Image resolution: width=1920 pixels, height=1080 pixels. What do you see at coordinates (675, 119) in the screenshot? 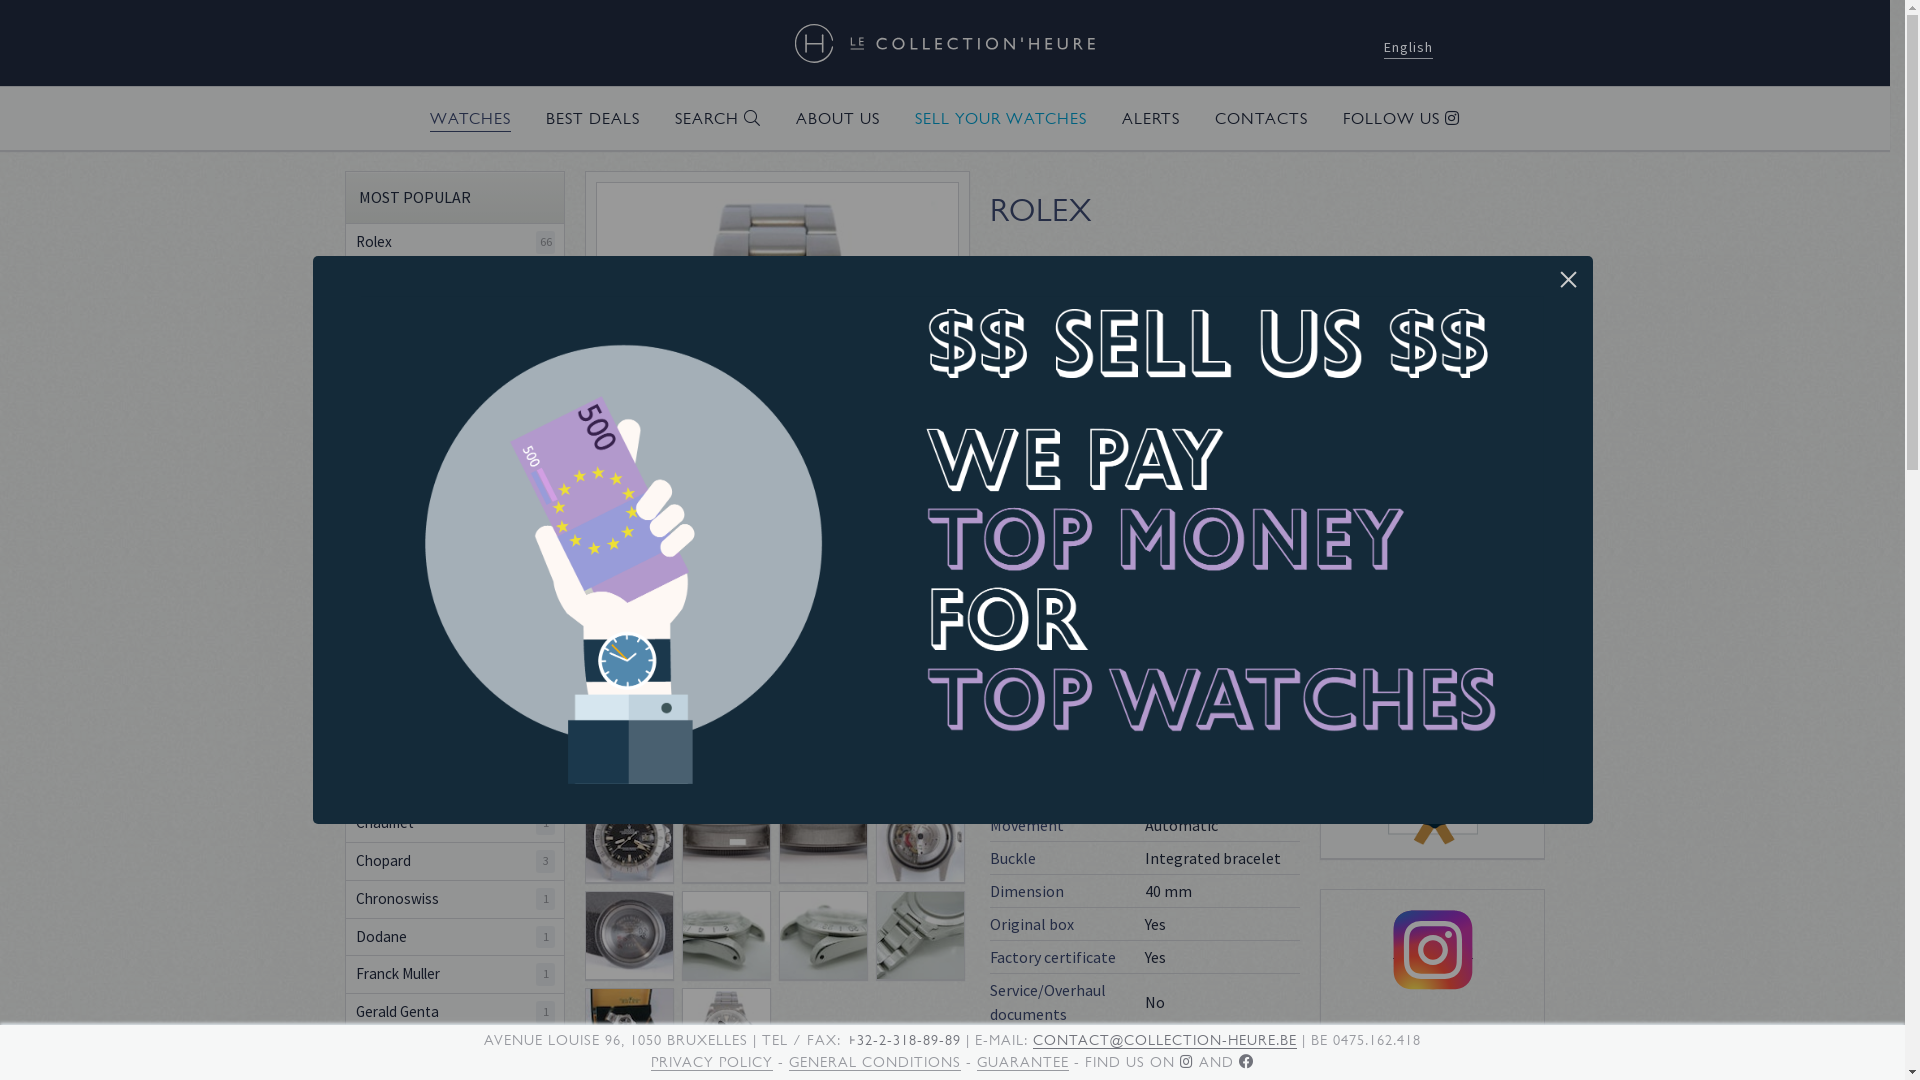
I see `'SEARCH'` at bounding box center [675, 119].